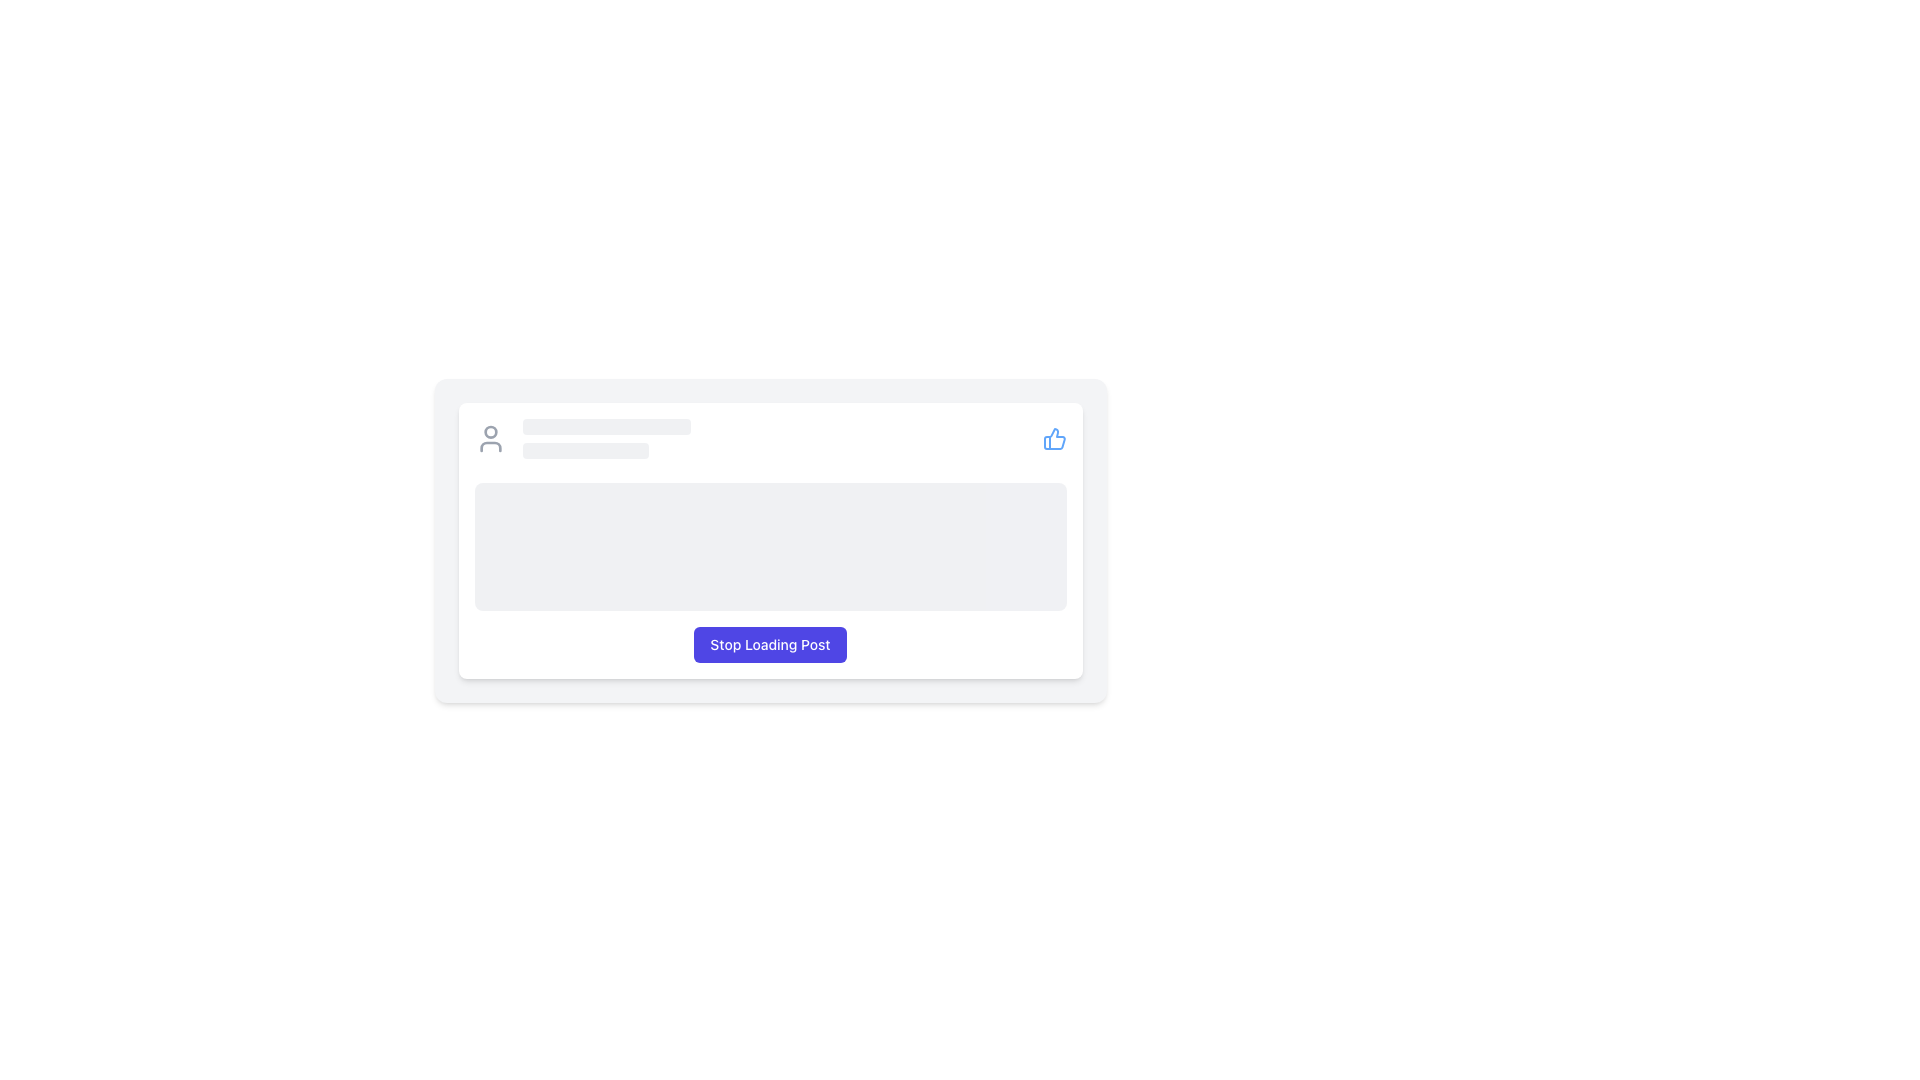 The height and width of the screenshot is (1080, 1920). I want to click on the lower semicircular line representing the torso part of the avatar icon, which is part of a gray-themed circular graphical arrangement, so click(490, 446).